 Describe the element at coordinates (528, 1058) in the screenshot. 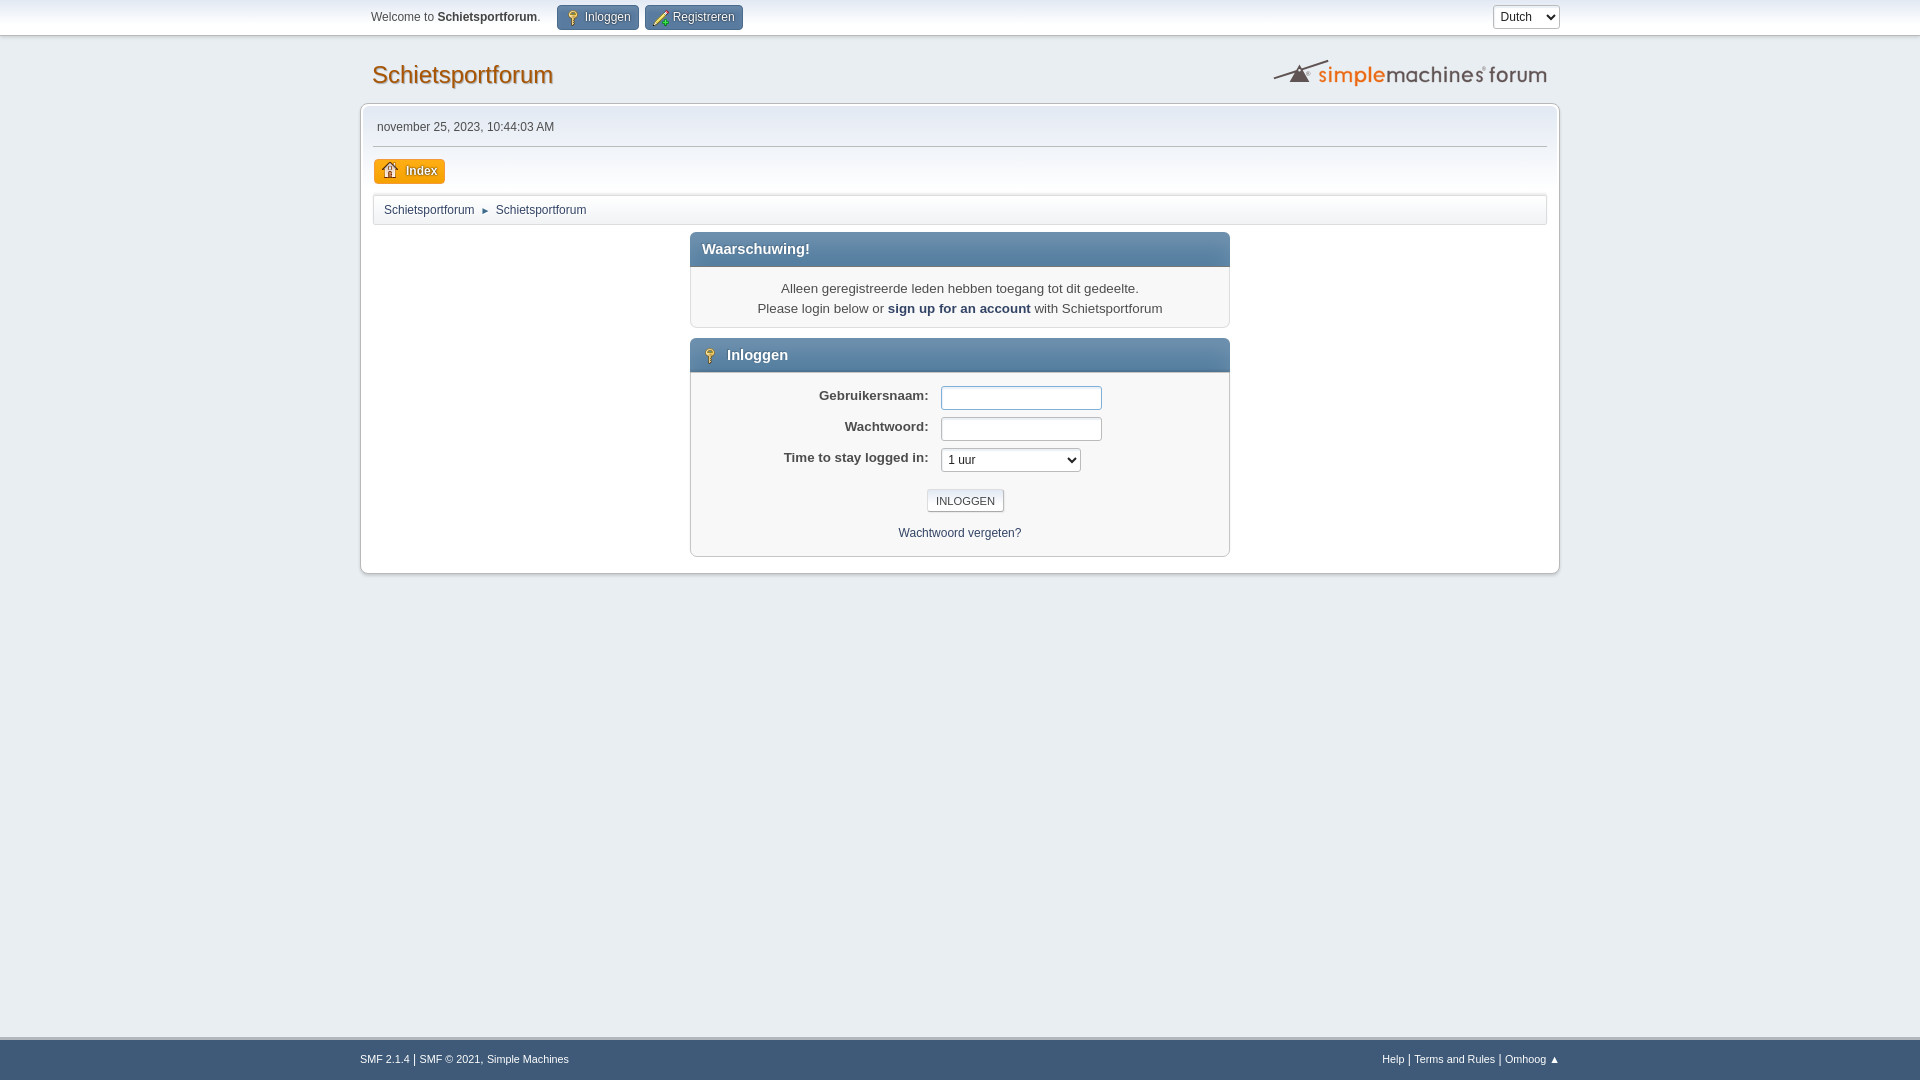

I see `'Simple Machines'` at that location.